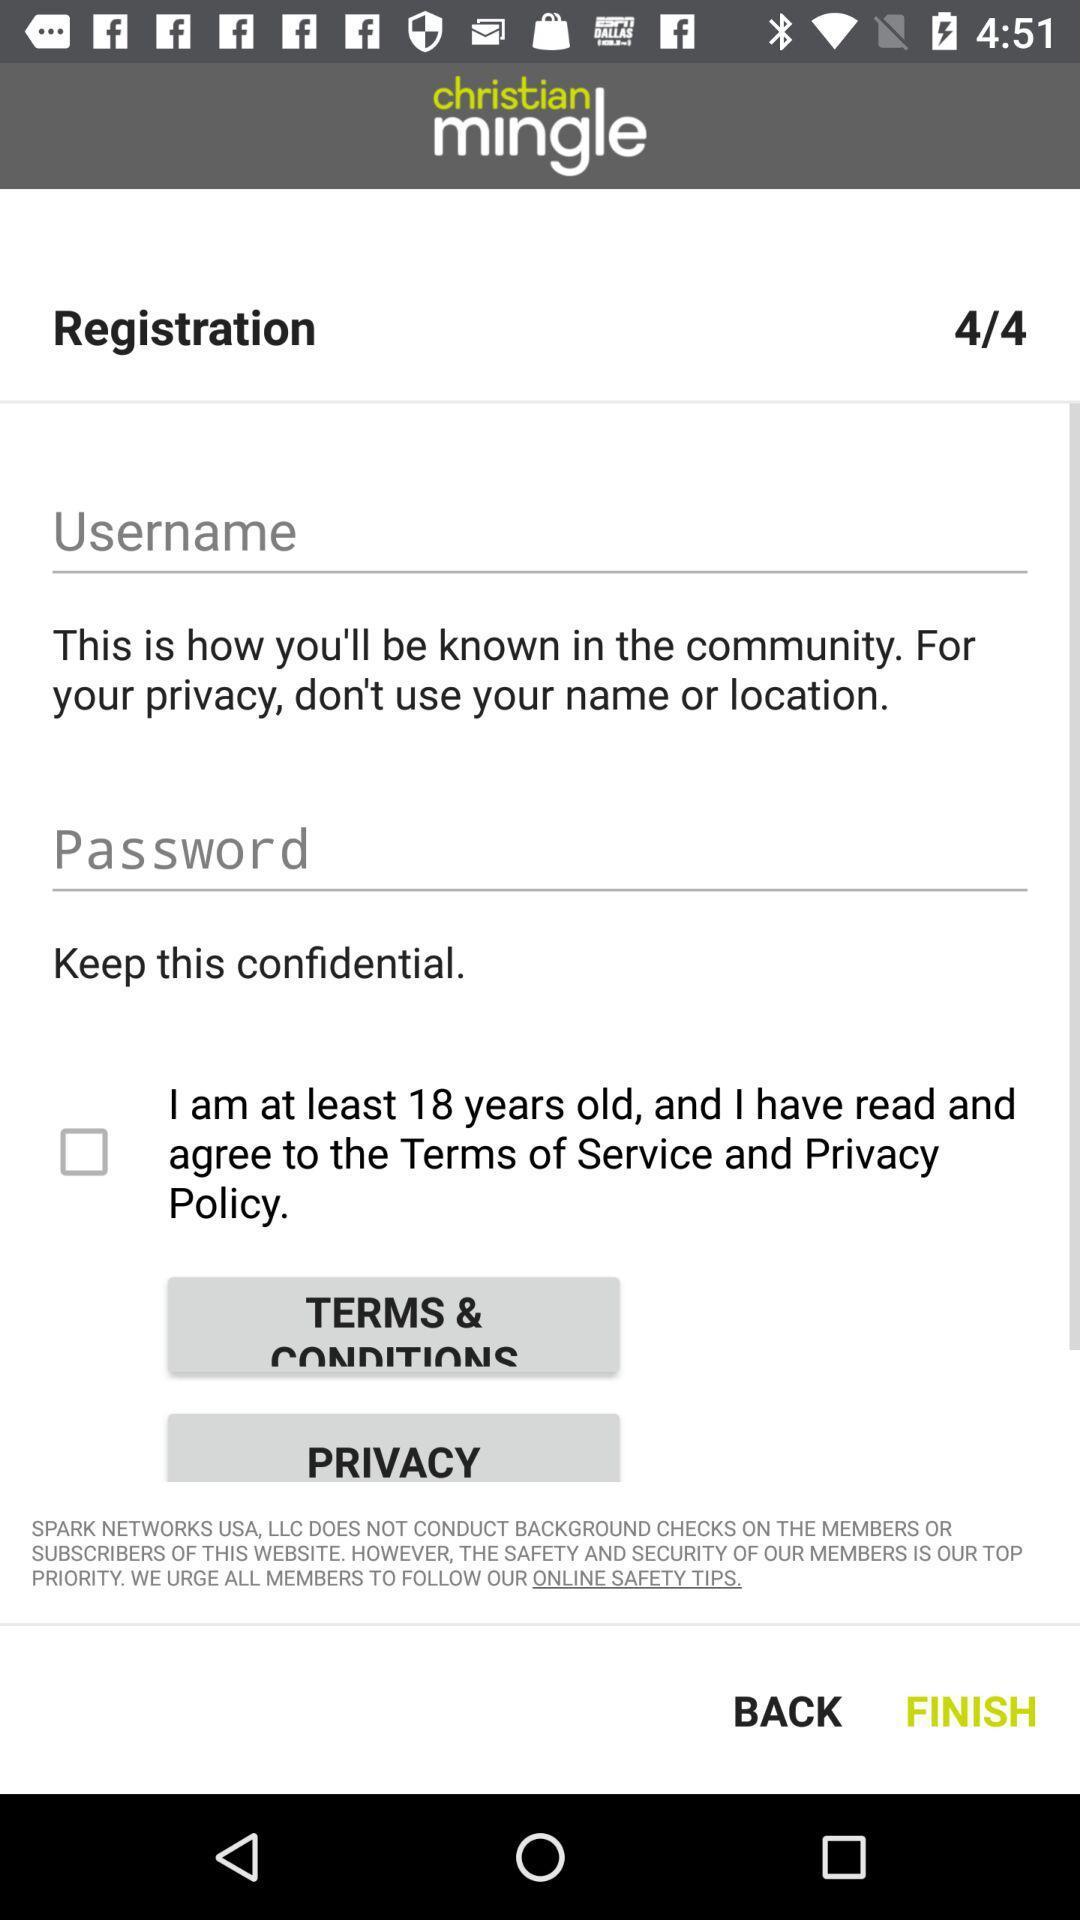 The width and height of the screenshot is (1080, 1920). What do you see at coordinates (786, 1708) in the screenshot?
I see `the back item` at bounding box center [786, 1708].